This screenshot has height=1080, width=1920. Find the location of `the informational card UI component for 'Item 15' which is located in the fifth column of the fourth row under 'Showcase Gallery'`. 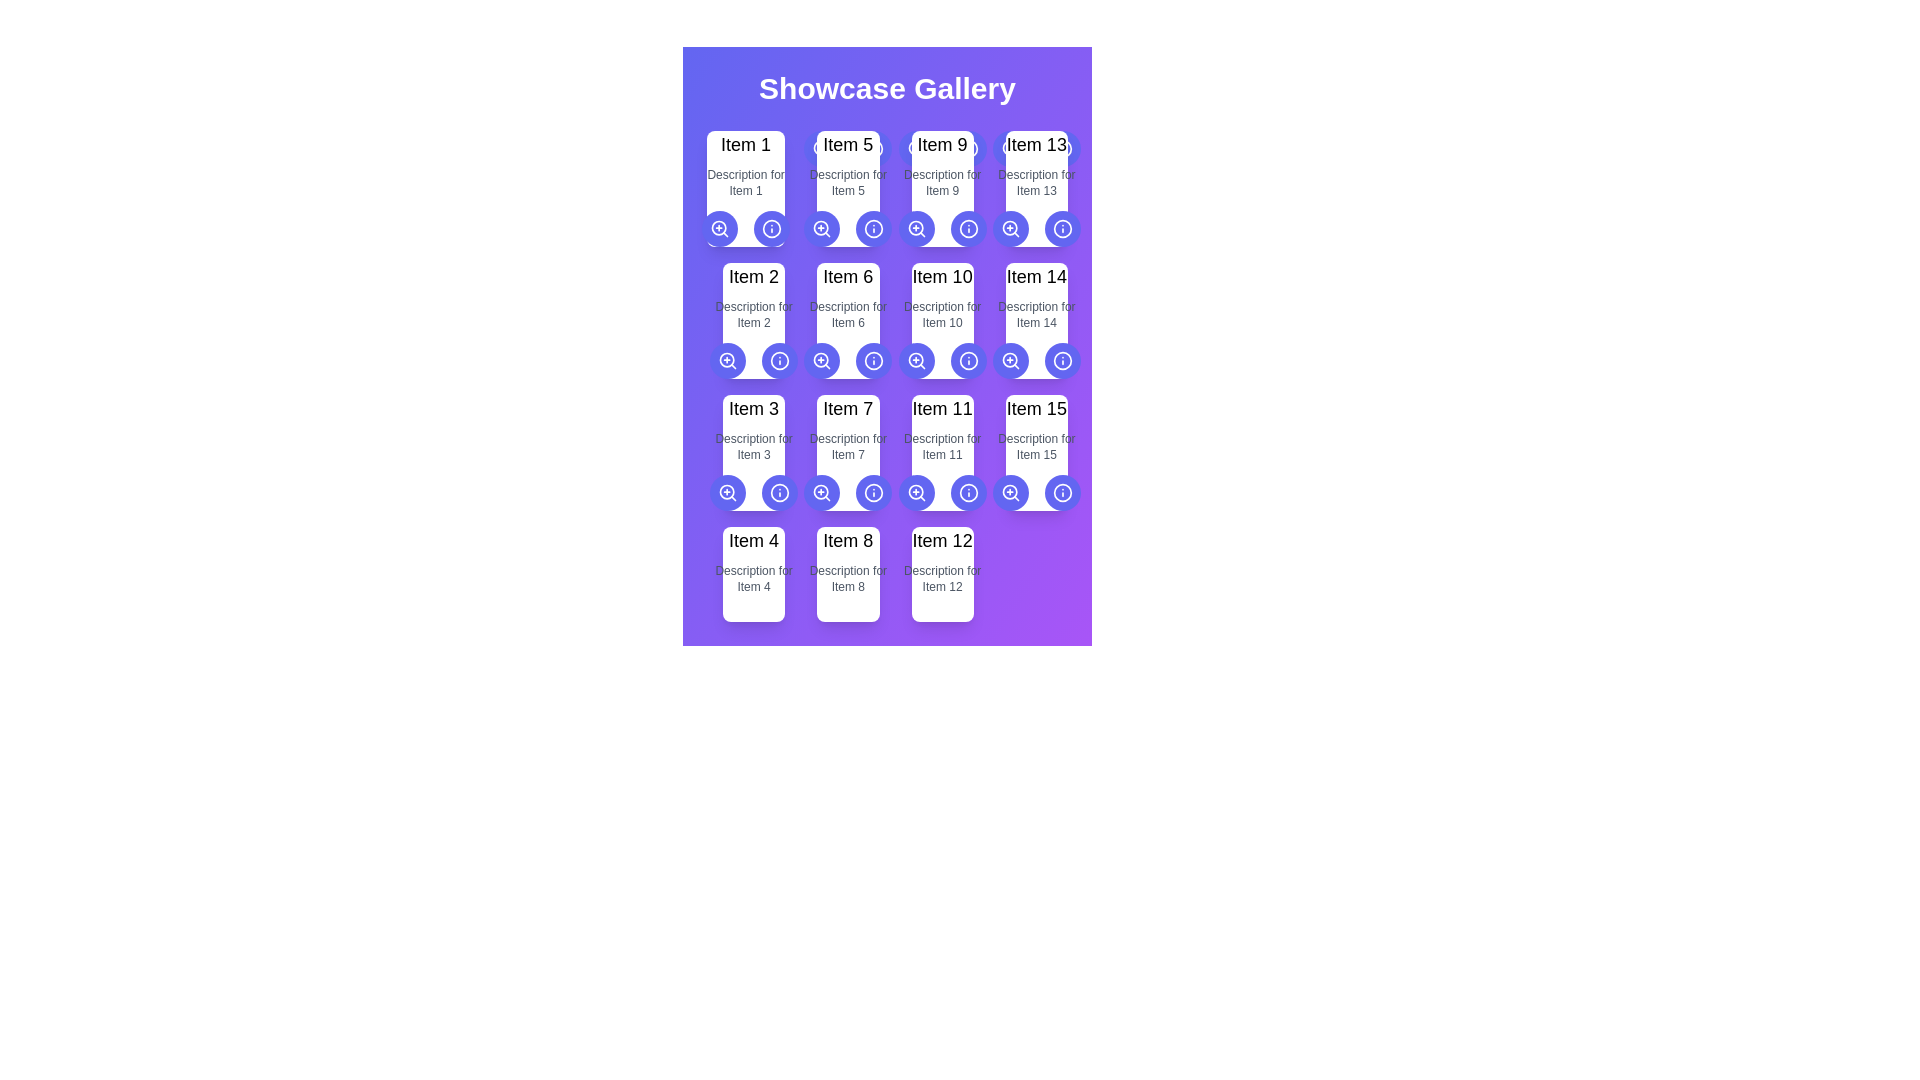

the informational card UI component for 'Item 15' which is located in the fifth column of the fourth row under 'Showcase Gallery' is located at coordinates (1036, 452).